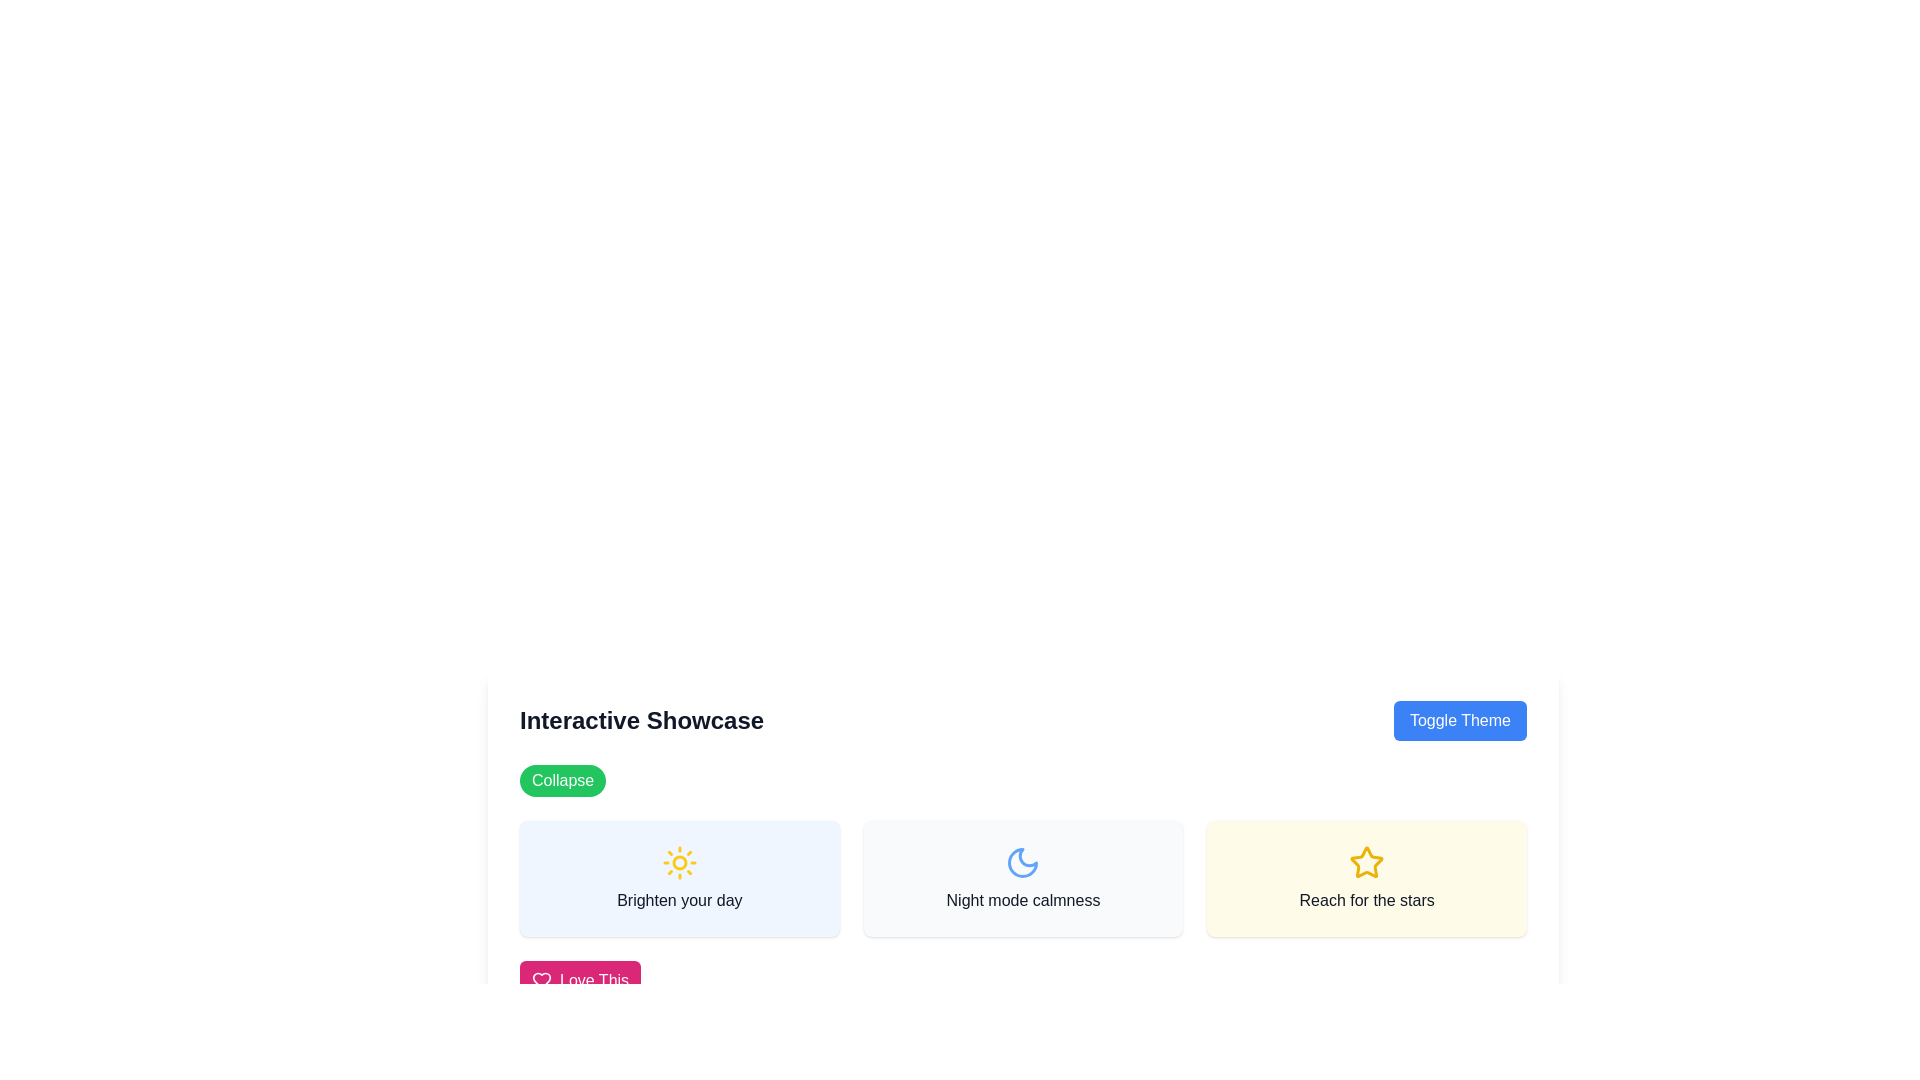 This screenshot has height=1080, width=1920. I want to click on the middle card in the grid that presents the theme of night mode calmness, so click(1023, 878).